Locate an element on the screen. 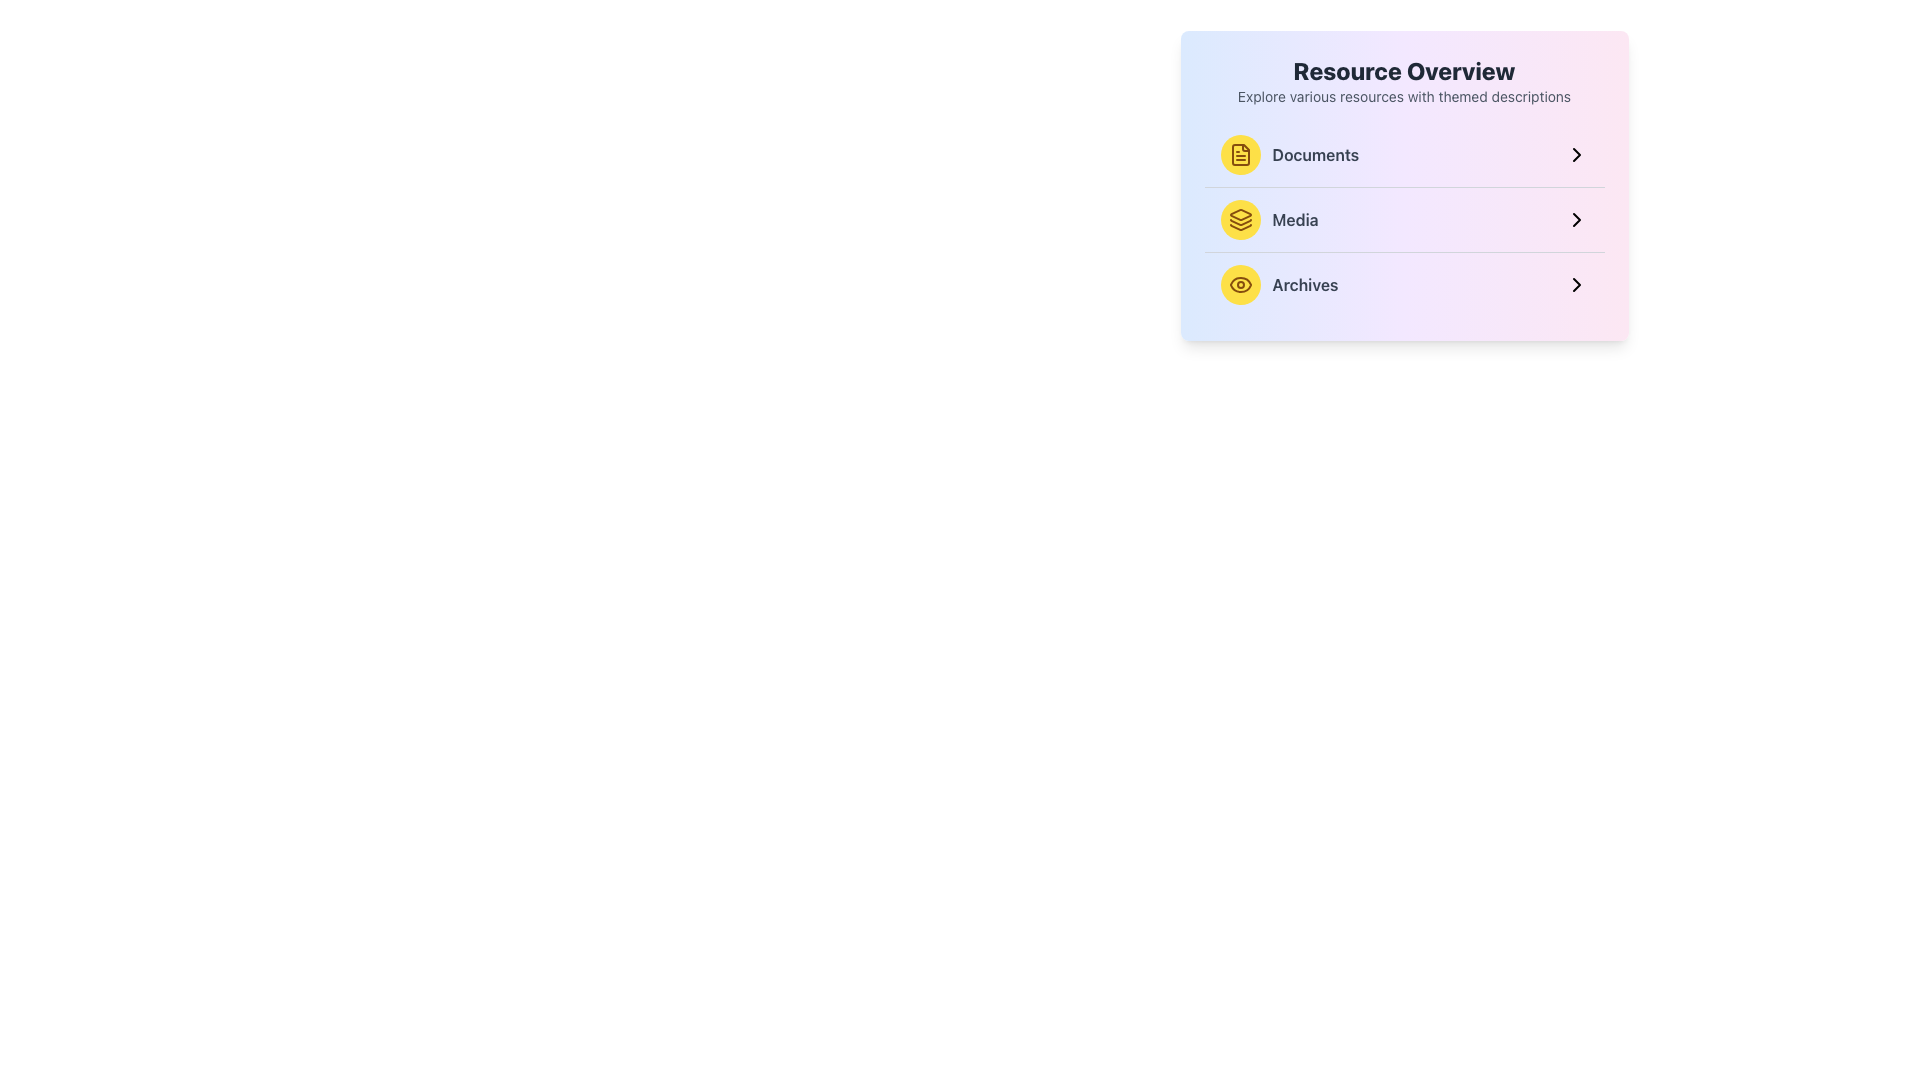  the chevron-shaped button with a right-pointing arrow located next to the 'Archives' label in the 'Resource Overview' section is located at coordinates (1575, 285).